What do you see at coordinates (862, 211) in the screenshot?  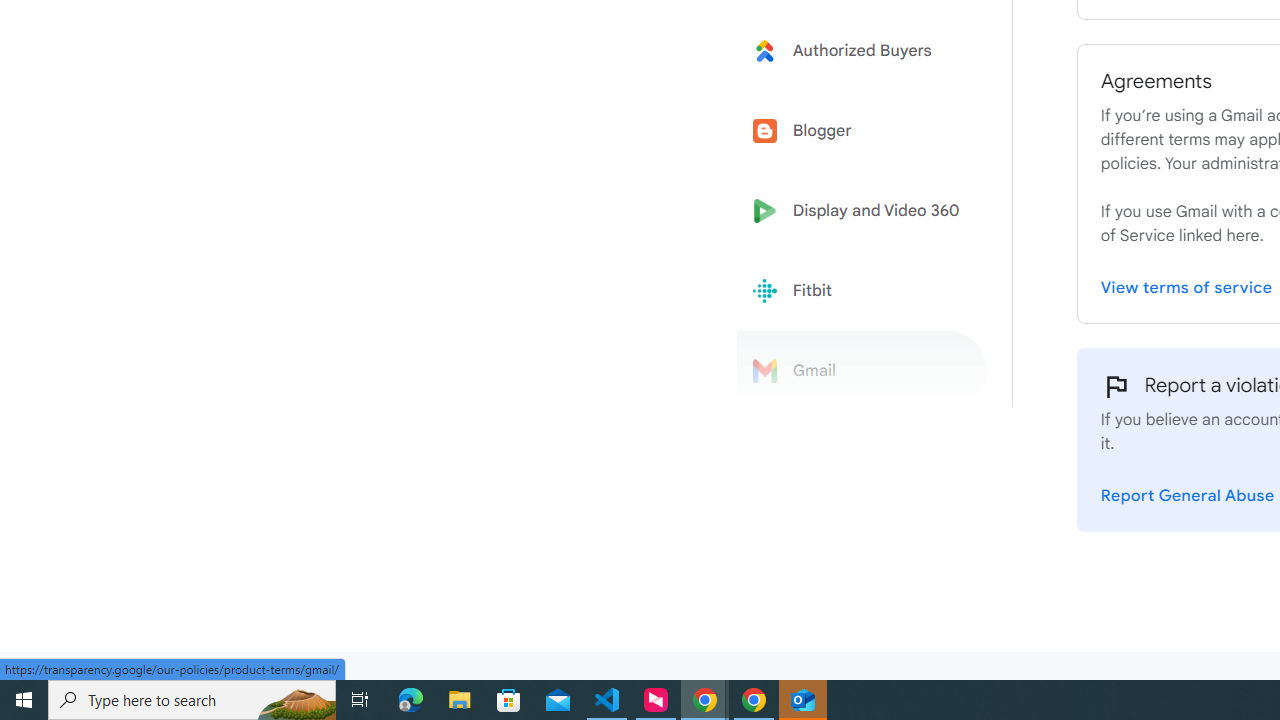 I see `'Display and Video 360'` at bounding box center [862, 211].